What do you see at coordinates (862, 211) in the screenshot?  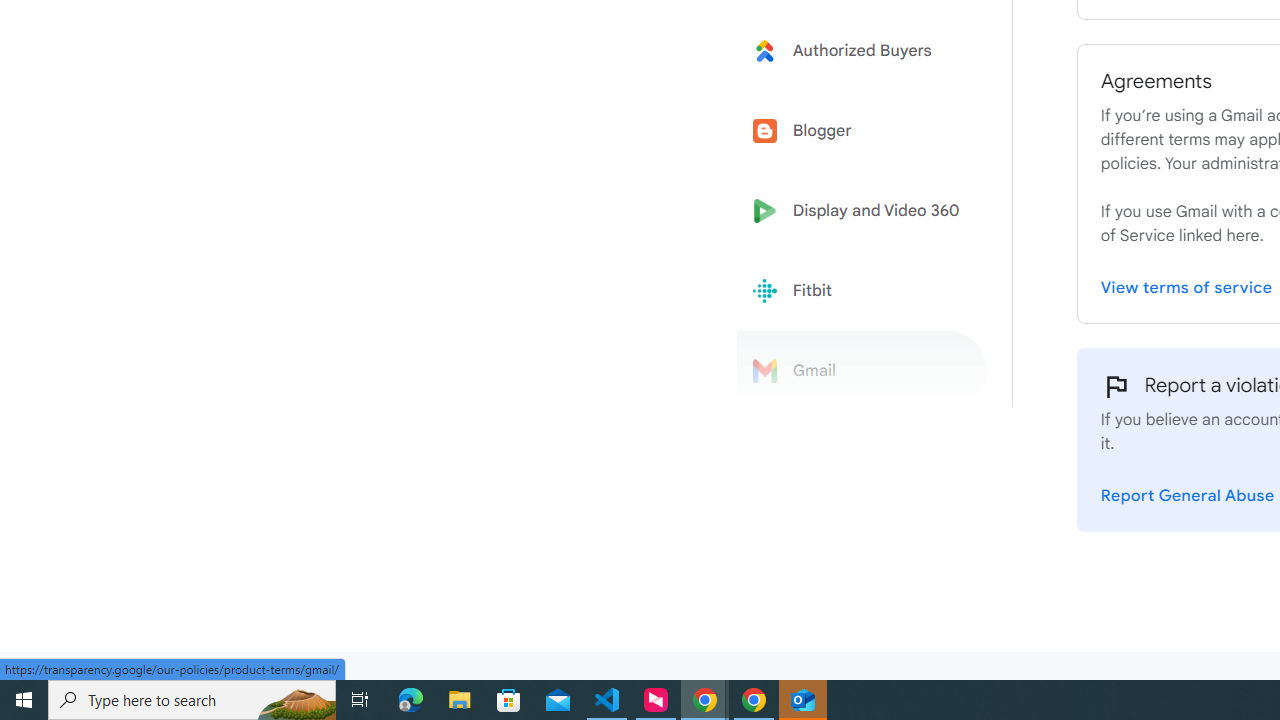 I see `'Display and Video 360'` at bounding box center [862, 211].